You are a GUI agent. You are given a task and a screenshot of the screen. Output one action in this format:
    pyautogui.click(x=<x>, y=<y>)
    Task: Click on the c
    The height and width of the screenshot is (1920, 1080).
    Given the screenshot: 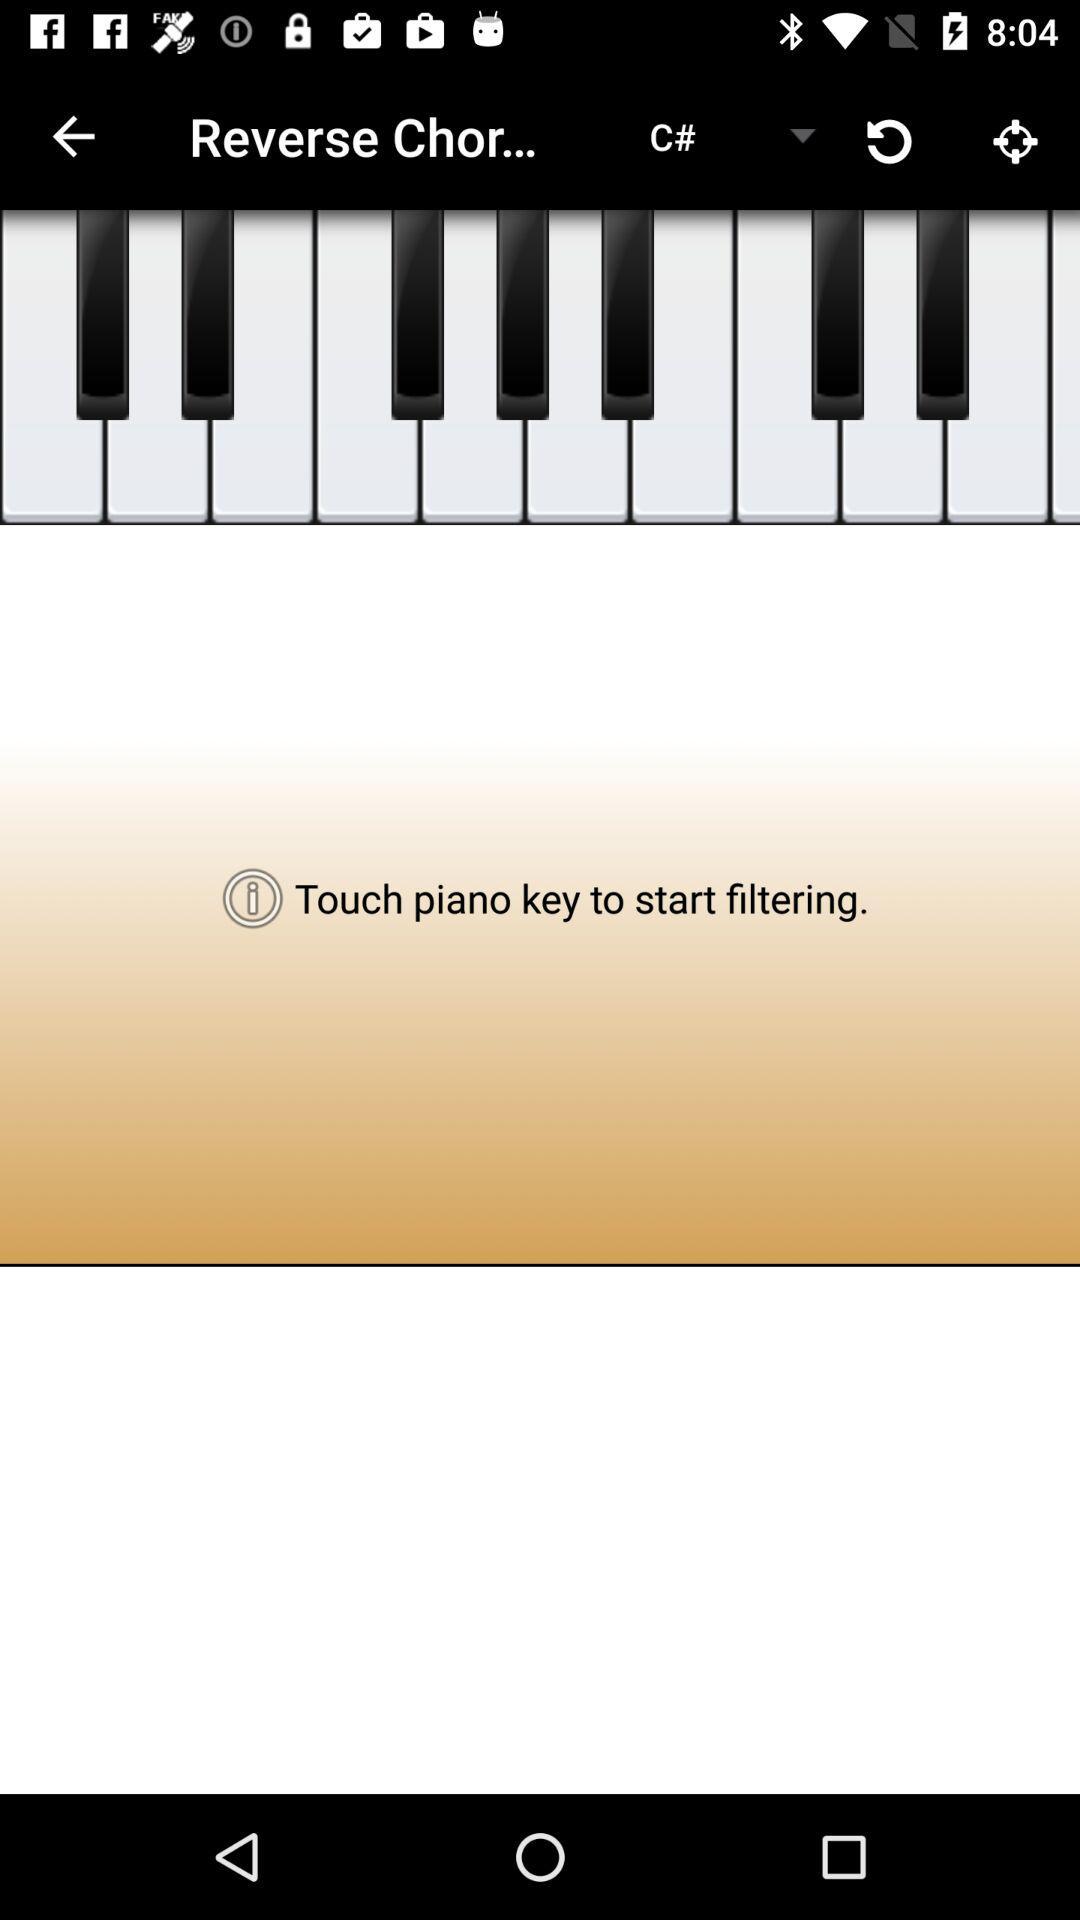 What is the action you would take?
    pyautogui.click(x=681, y=367)
    